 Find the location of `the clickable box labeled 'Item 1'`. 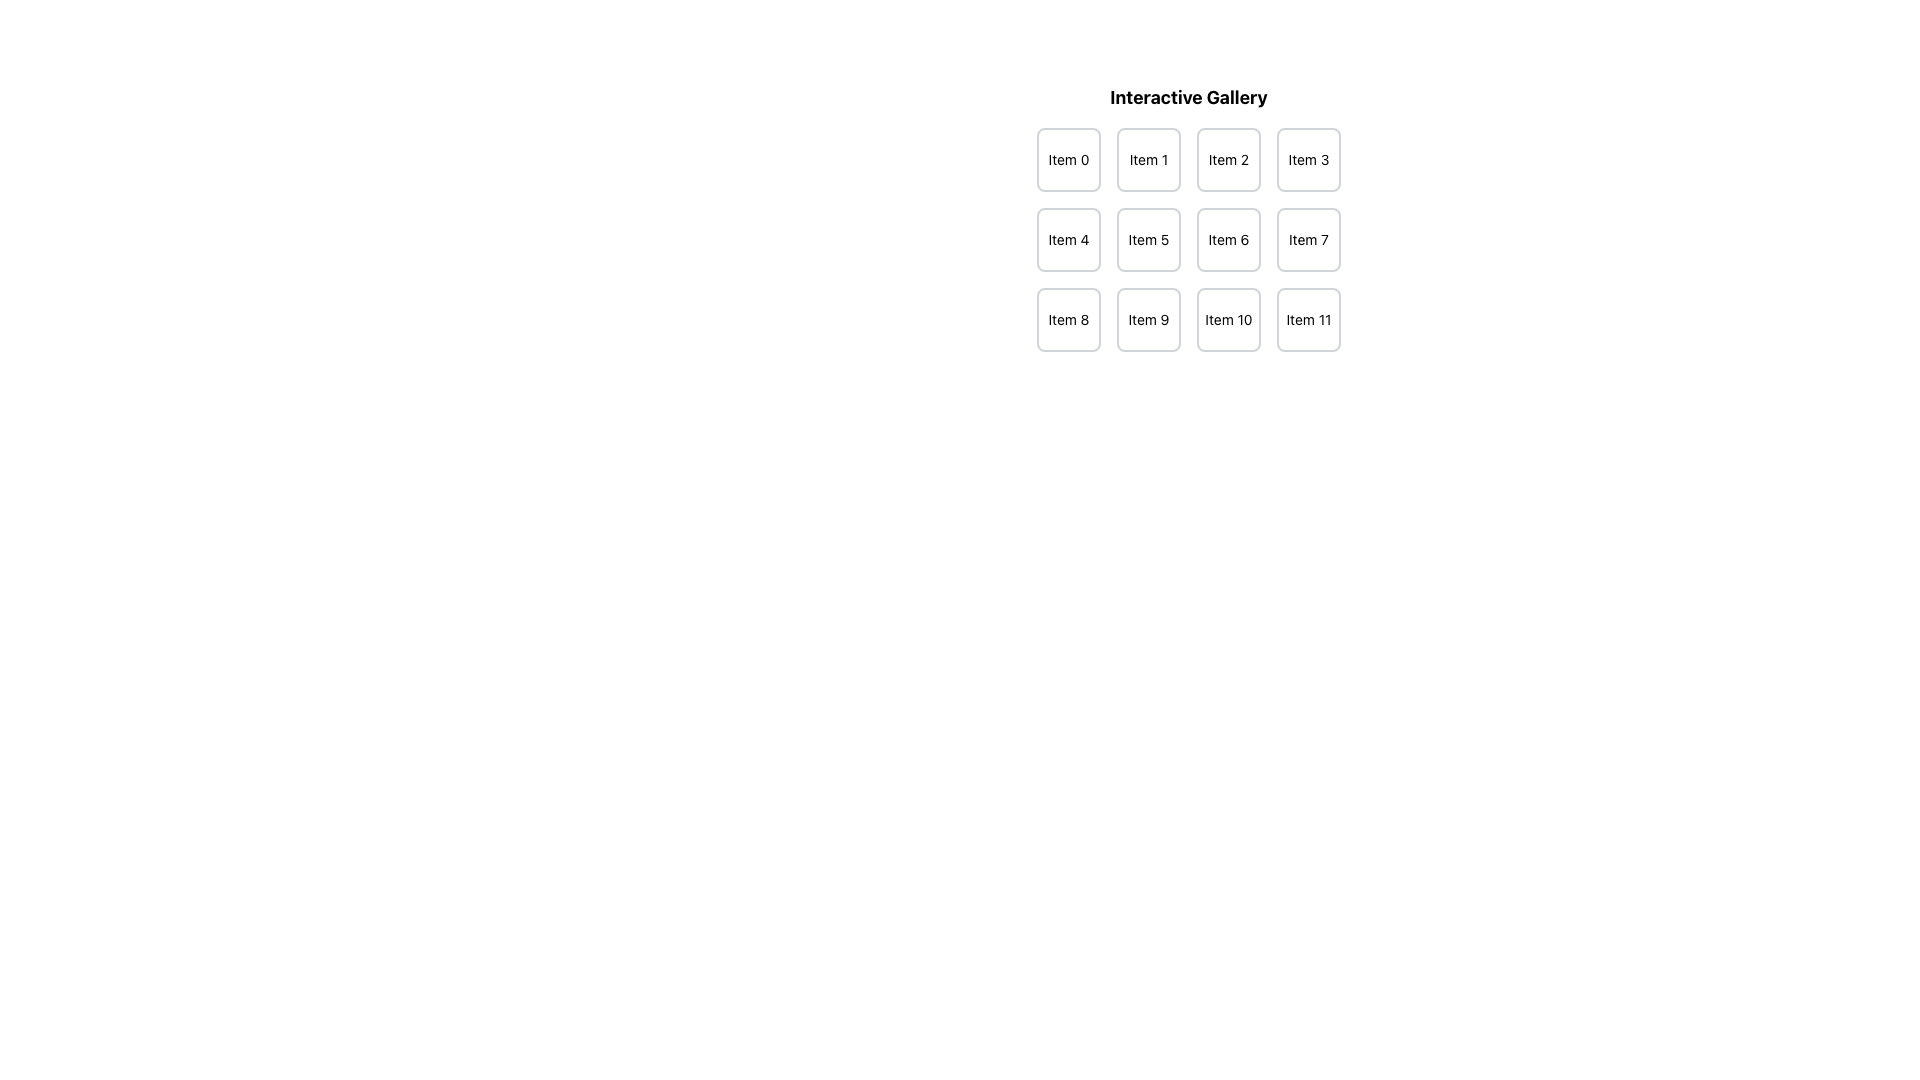

the clickable box labeled 'Item 1' is located at coordinates (1148, 158).